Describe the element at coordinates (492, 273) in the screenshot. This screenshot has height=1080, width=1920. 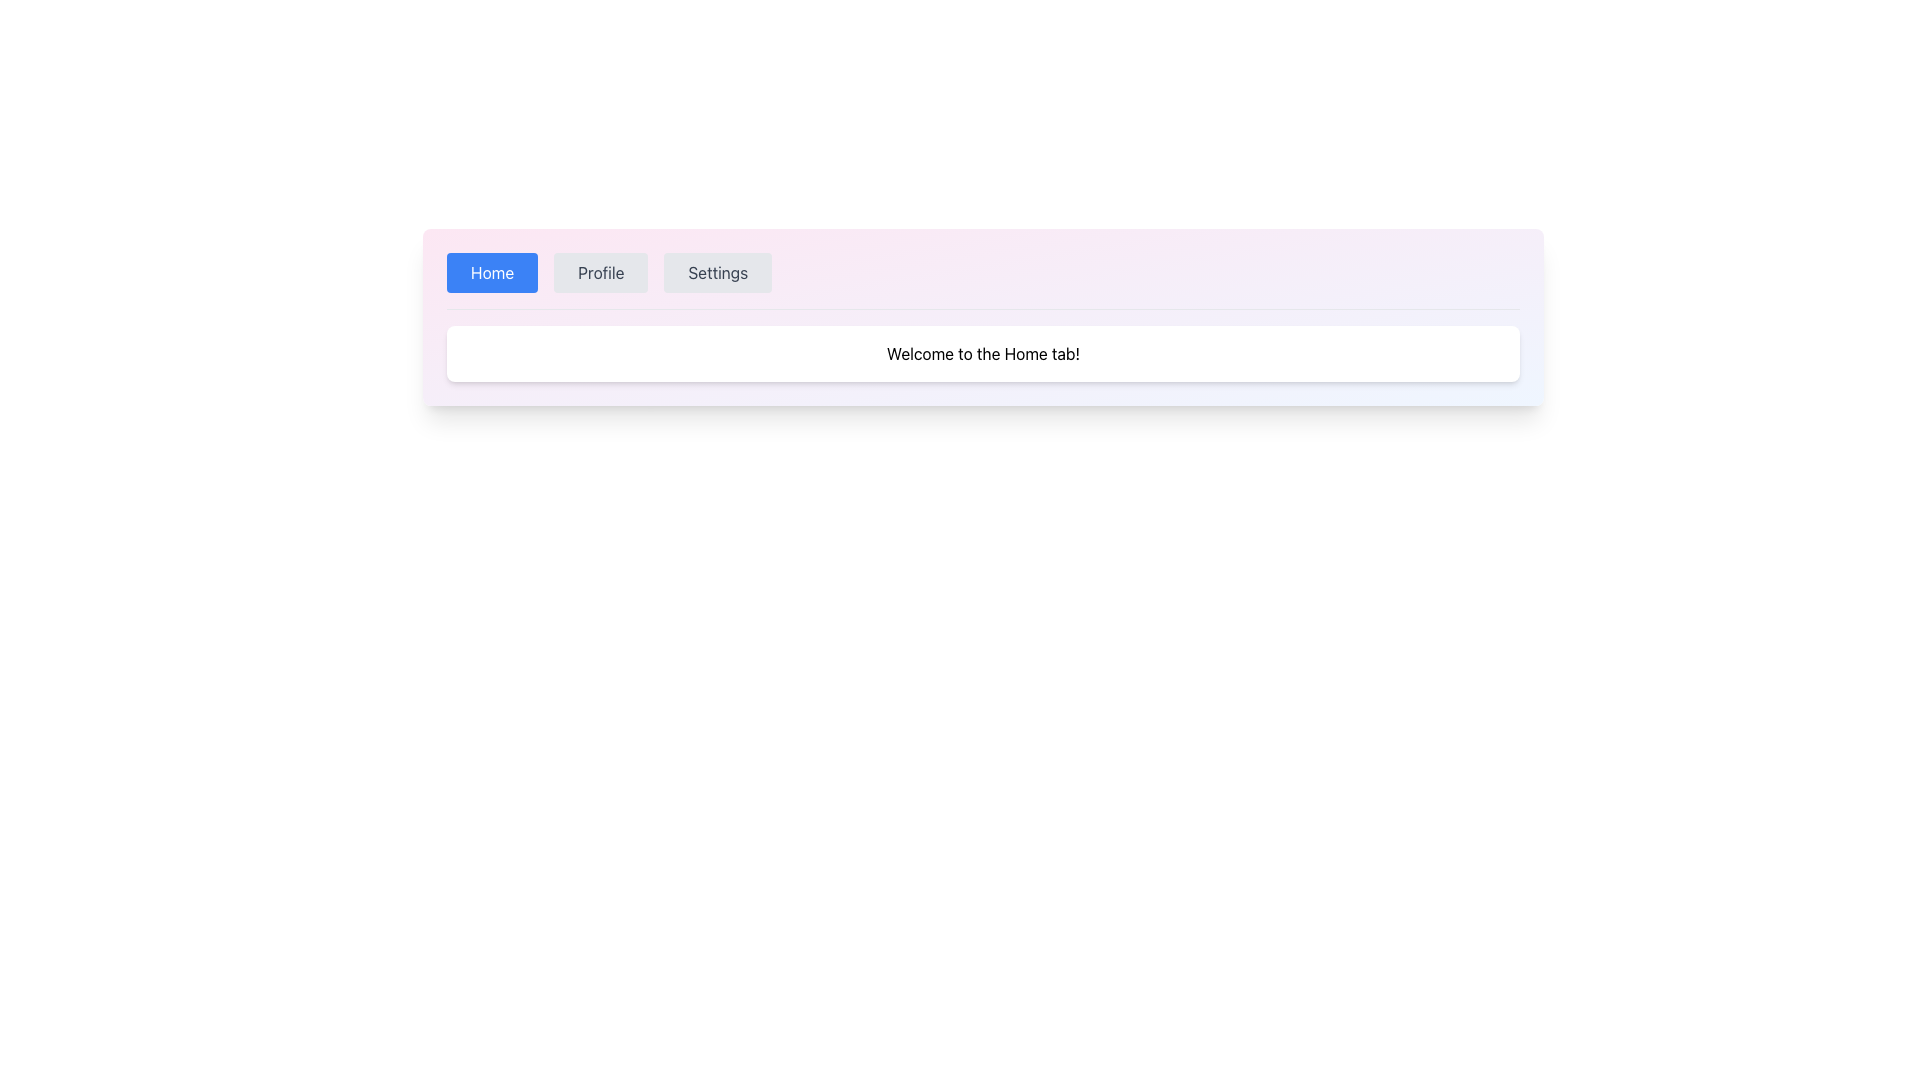
I see `the 'Home' button, which is a rectangular button with rounded edges displaying white text on a blue background` at that location.